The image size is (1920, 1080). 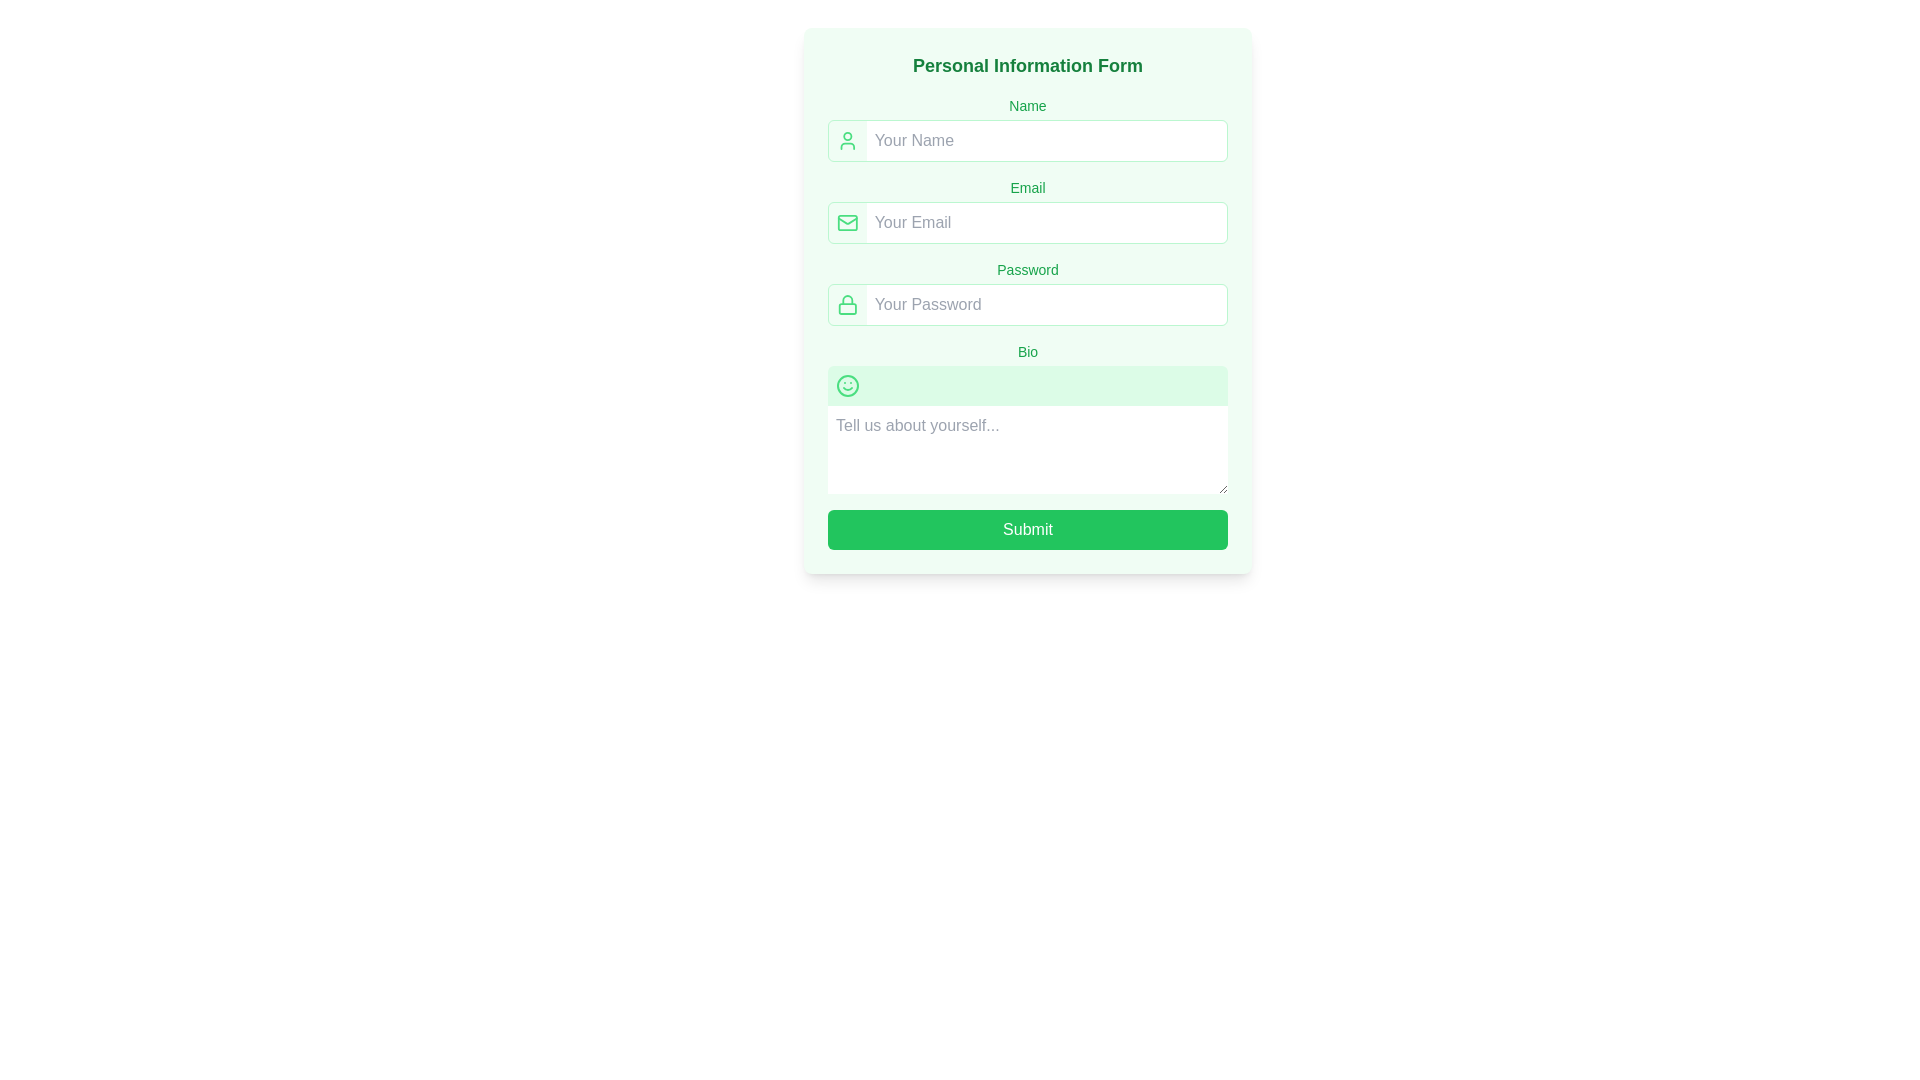 What do you see at coordinates (1027, 350) in the screenshot?
I see `the 'Bio' text label element, which is styled in small green font and positioned above the green-tinted text area in the fifth section of the form` at bounding box center [1027, 350].